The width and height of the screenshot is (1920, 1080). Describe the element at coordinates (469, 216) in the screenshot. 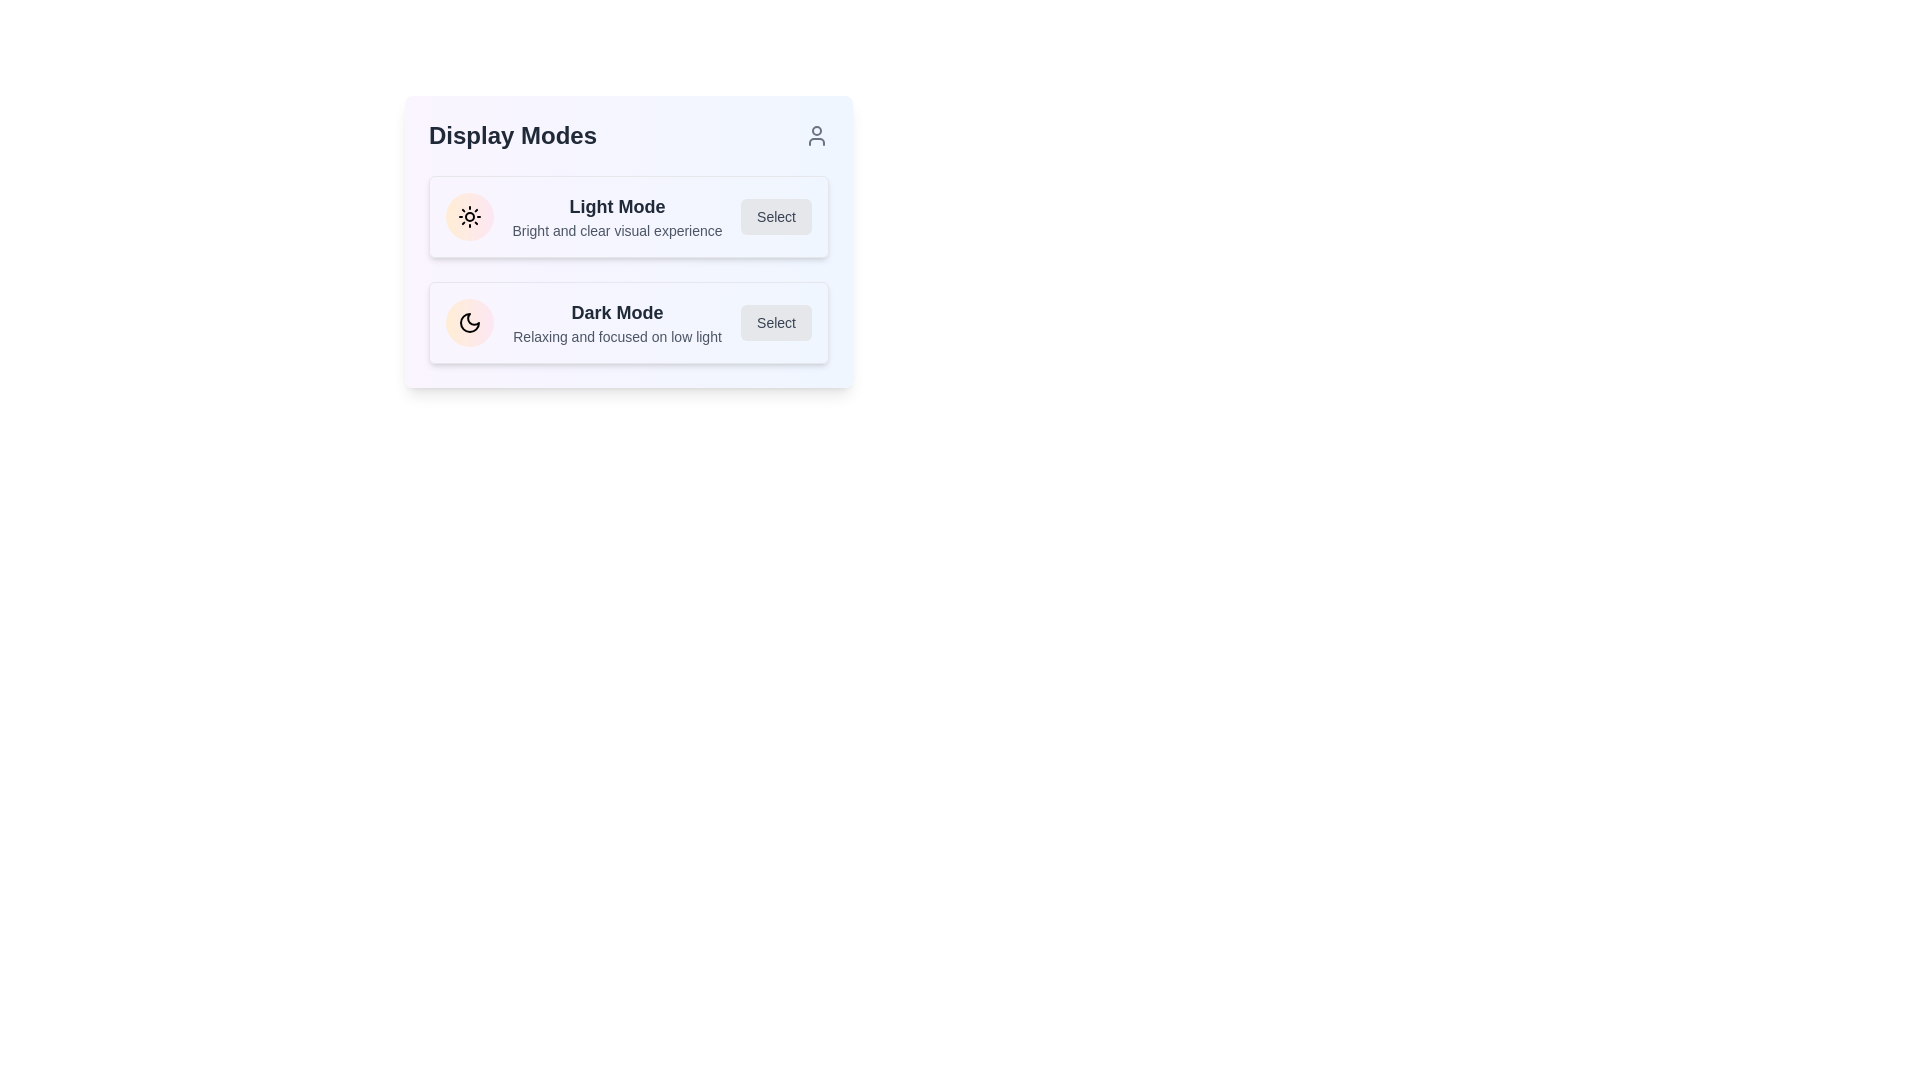

I see `the sun icon in the top-left of the 'Display Modes' modal, which represents the Light Mode option` at that location.